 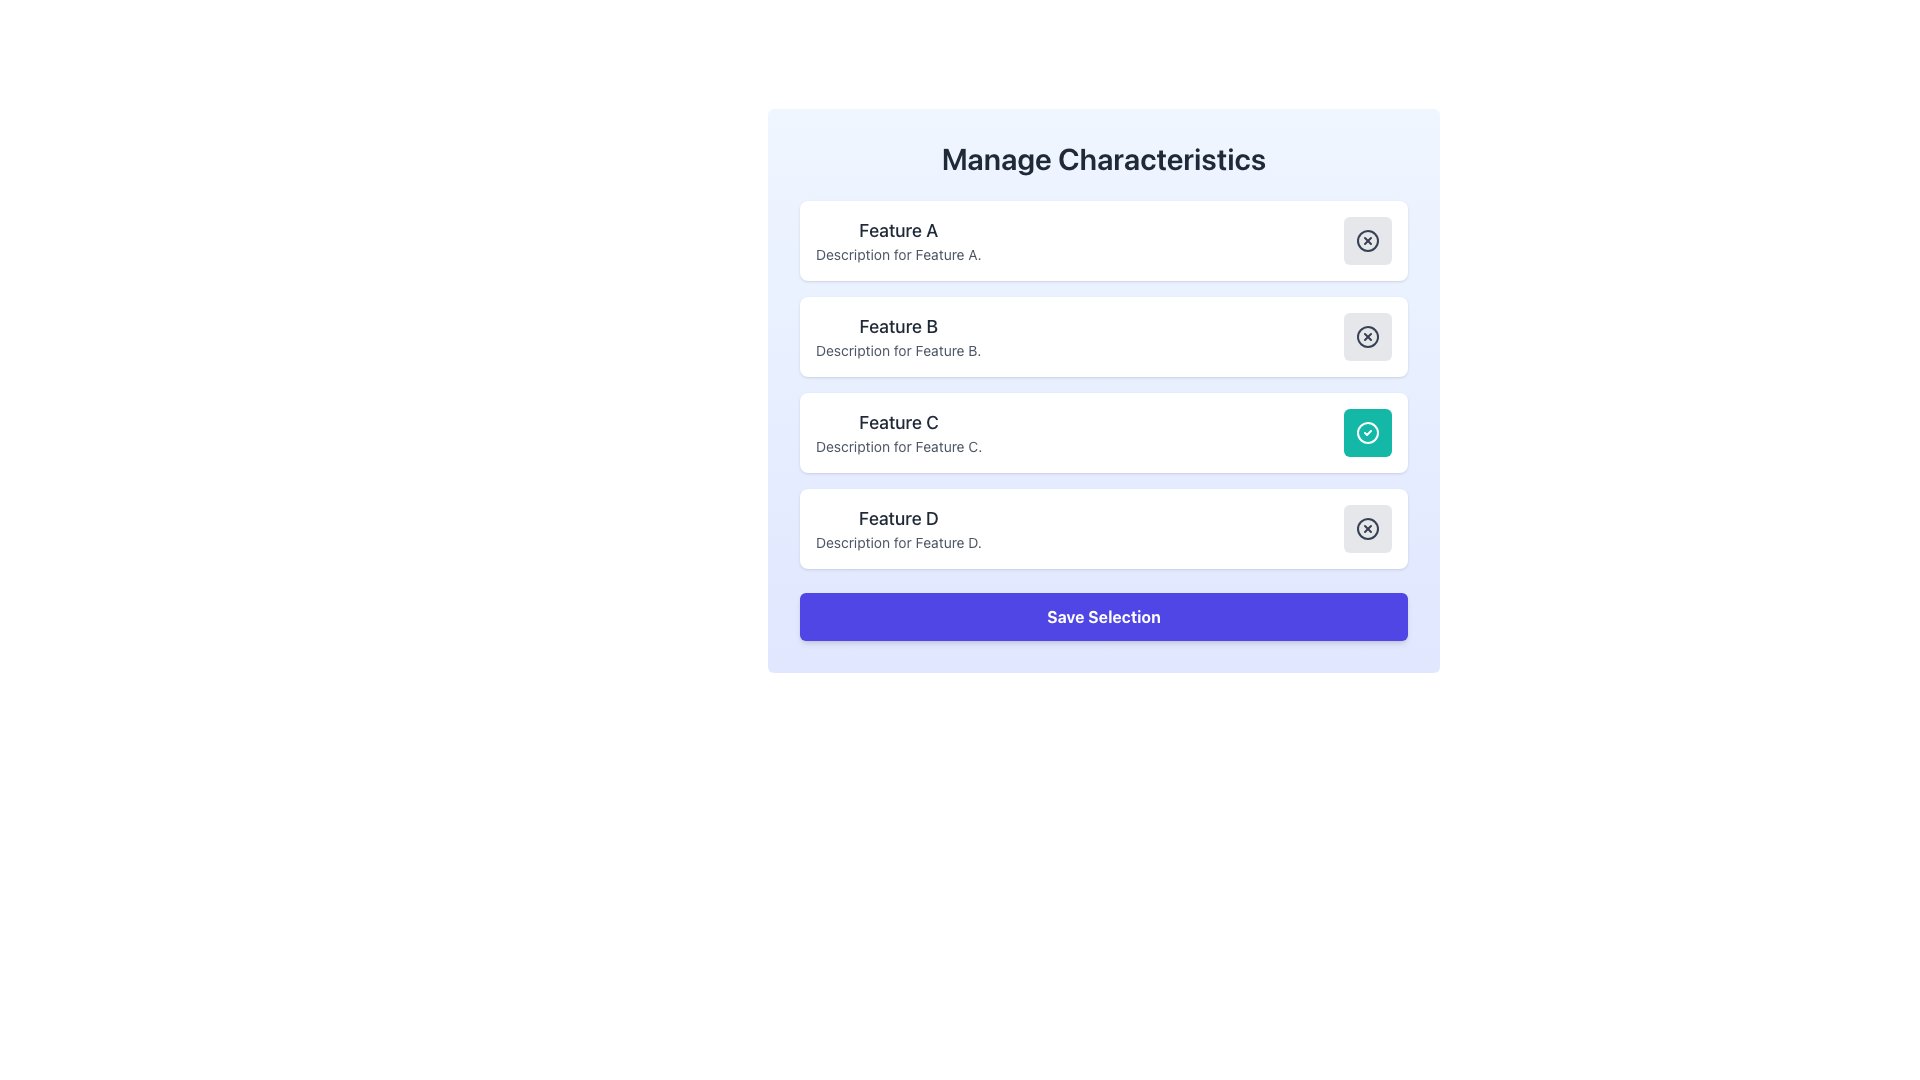 What do you see at coordinates (1367, 431) in the screenshot?
I see `the teal rounded square button with a white checkmark icon located in the 'Feature C' row` at bounding box center [1367, 431].